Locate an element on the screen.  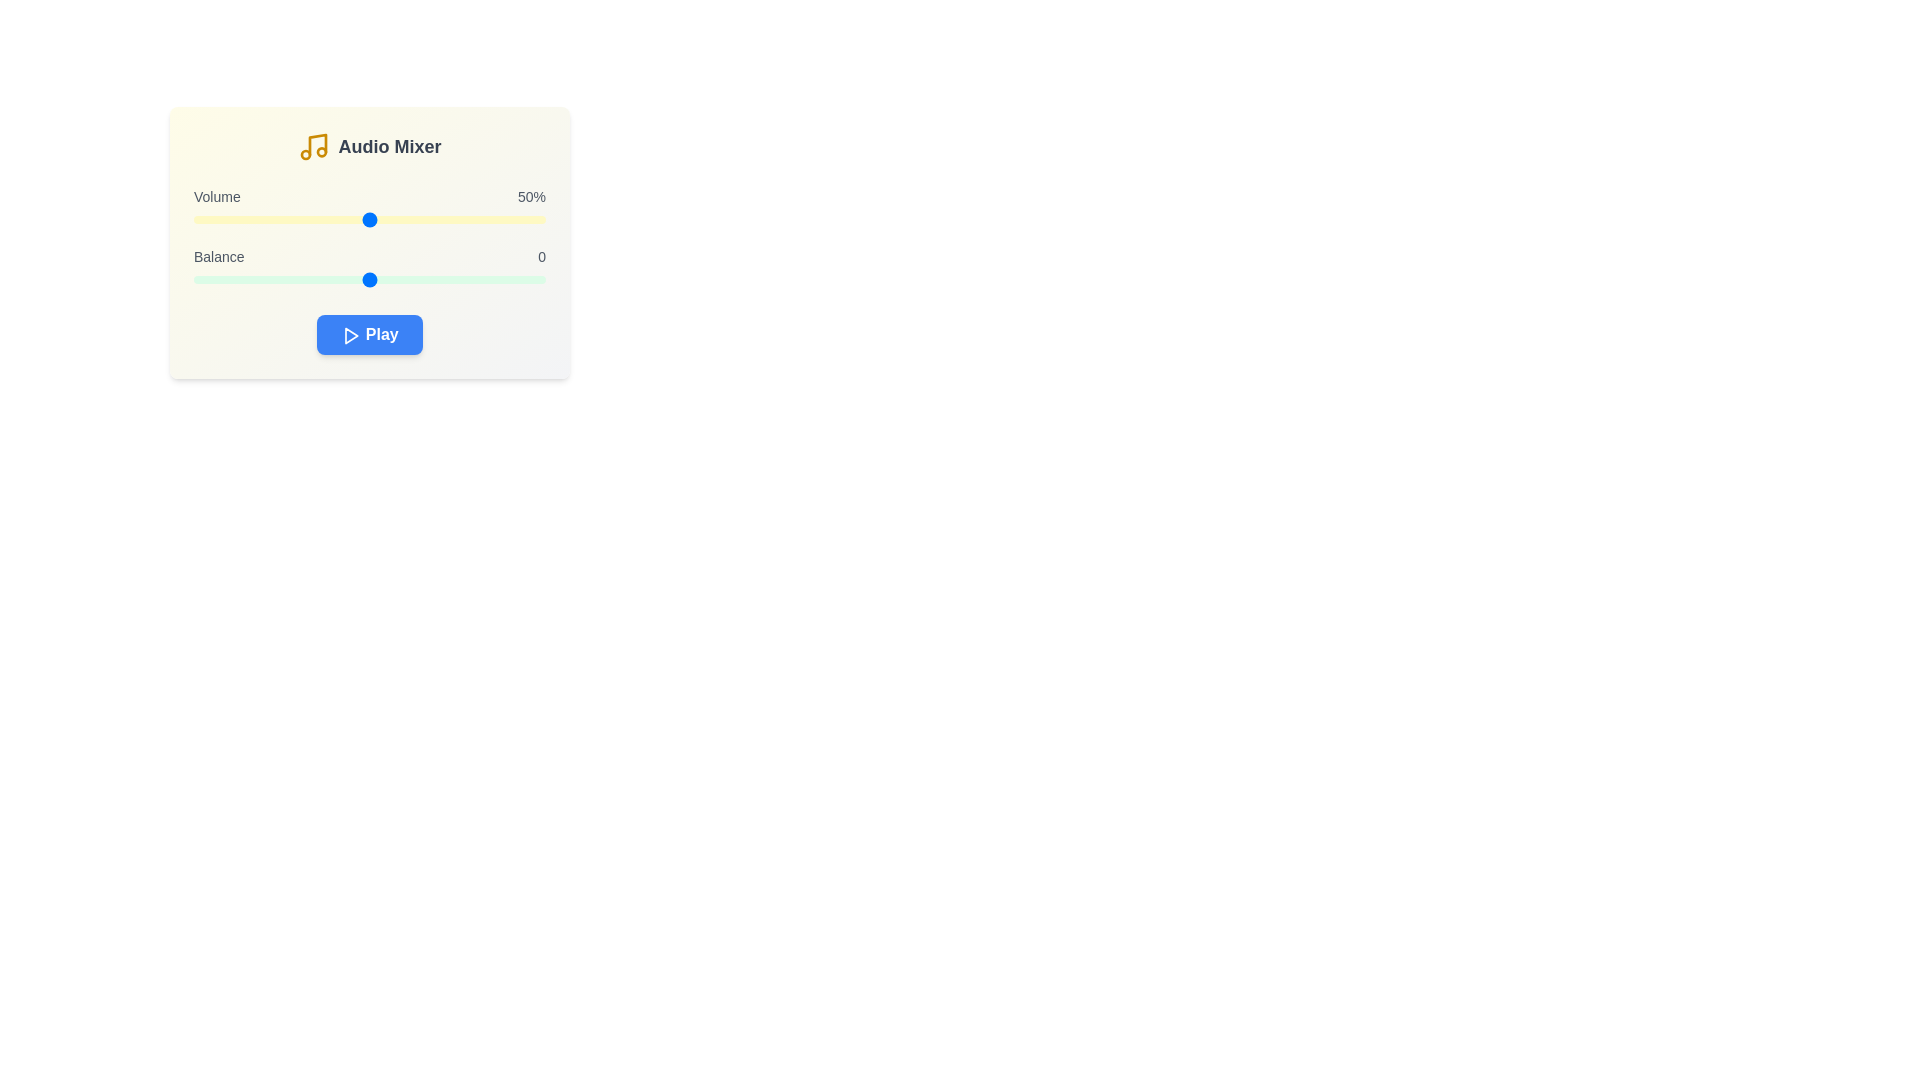
the volume is located at coordinates (400, 219).